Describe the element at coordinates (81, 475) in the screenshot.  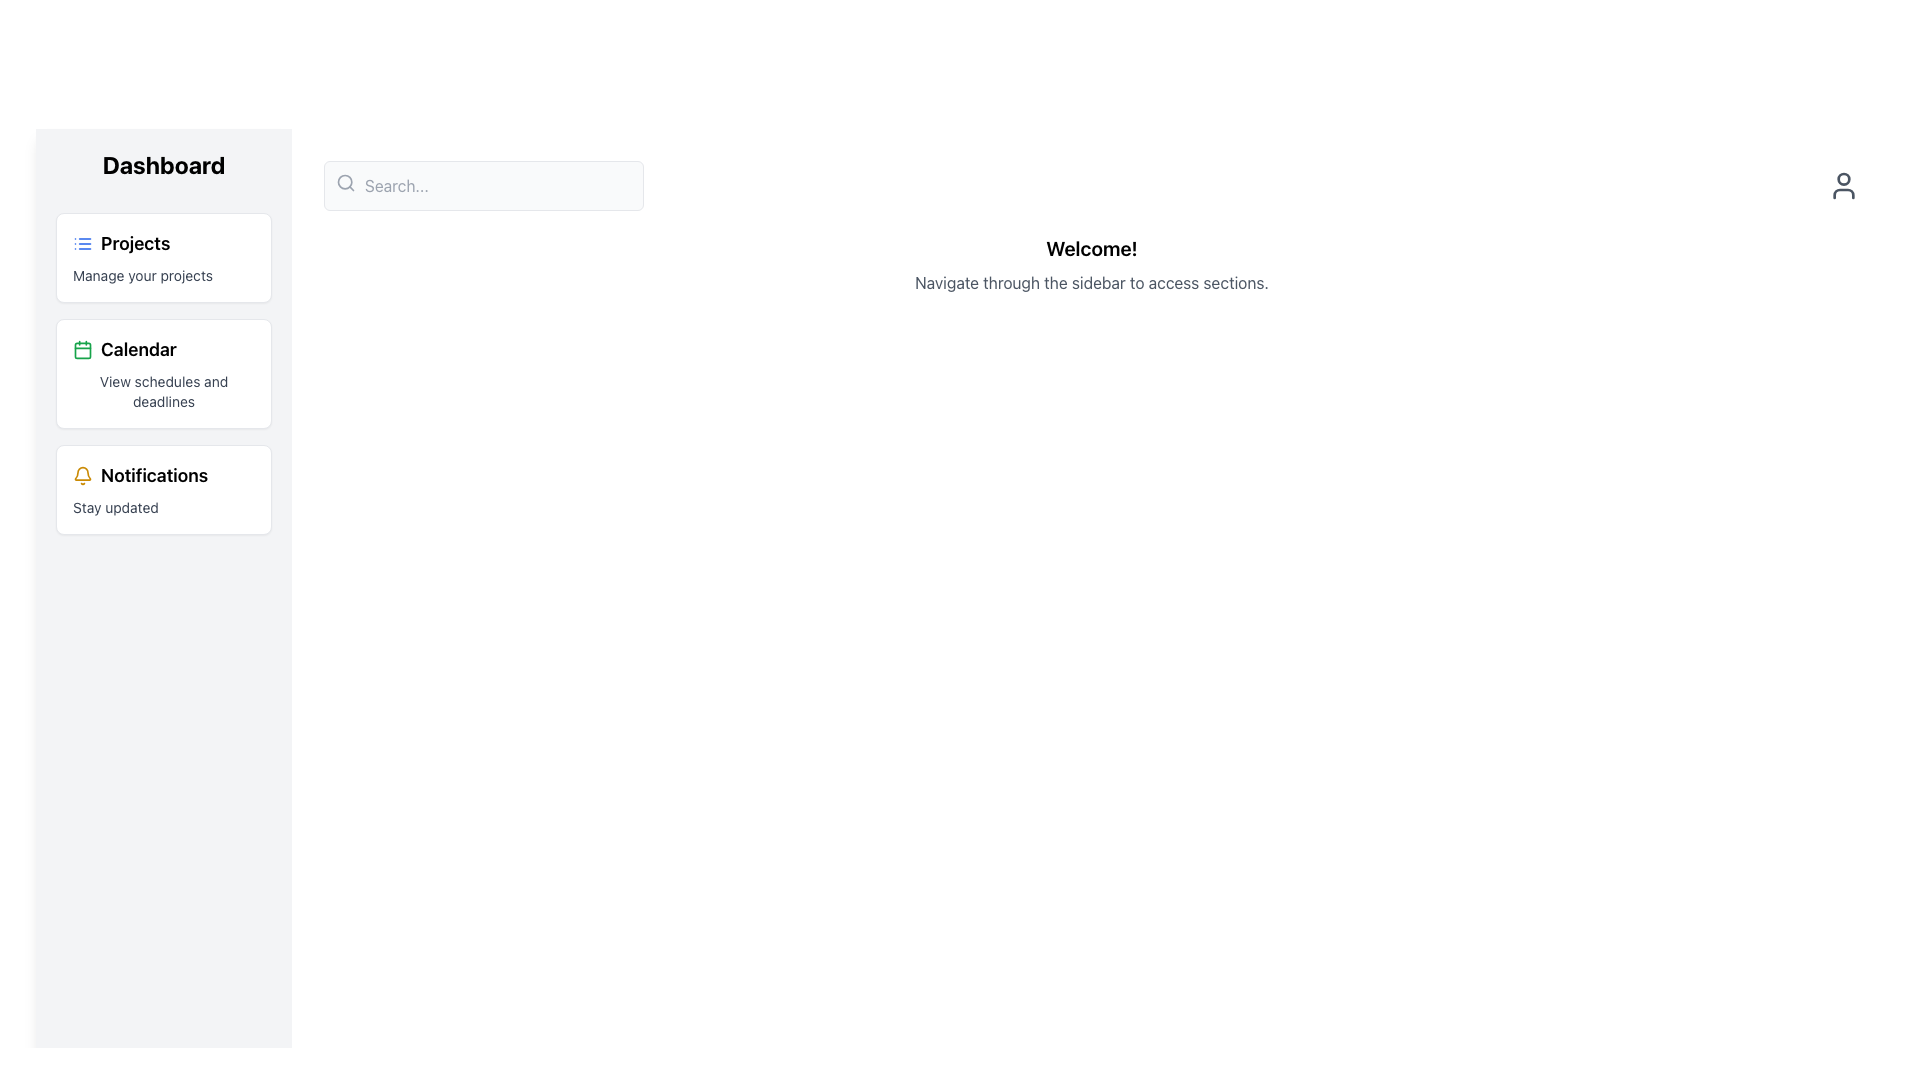
I see `the yellow bell-shaped icon located in the navigation panel` at that location.